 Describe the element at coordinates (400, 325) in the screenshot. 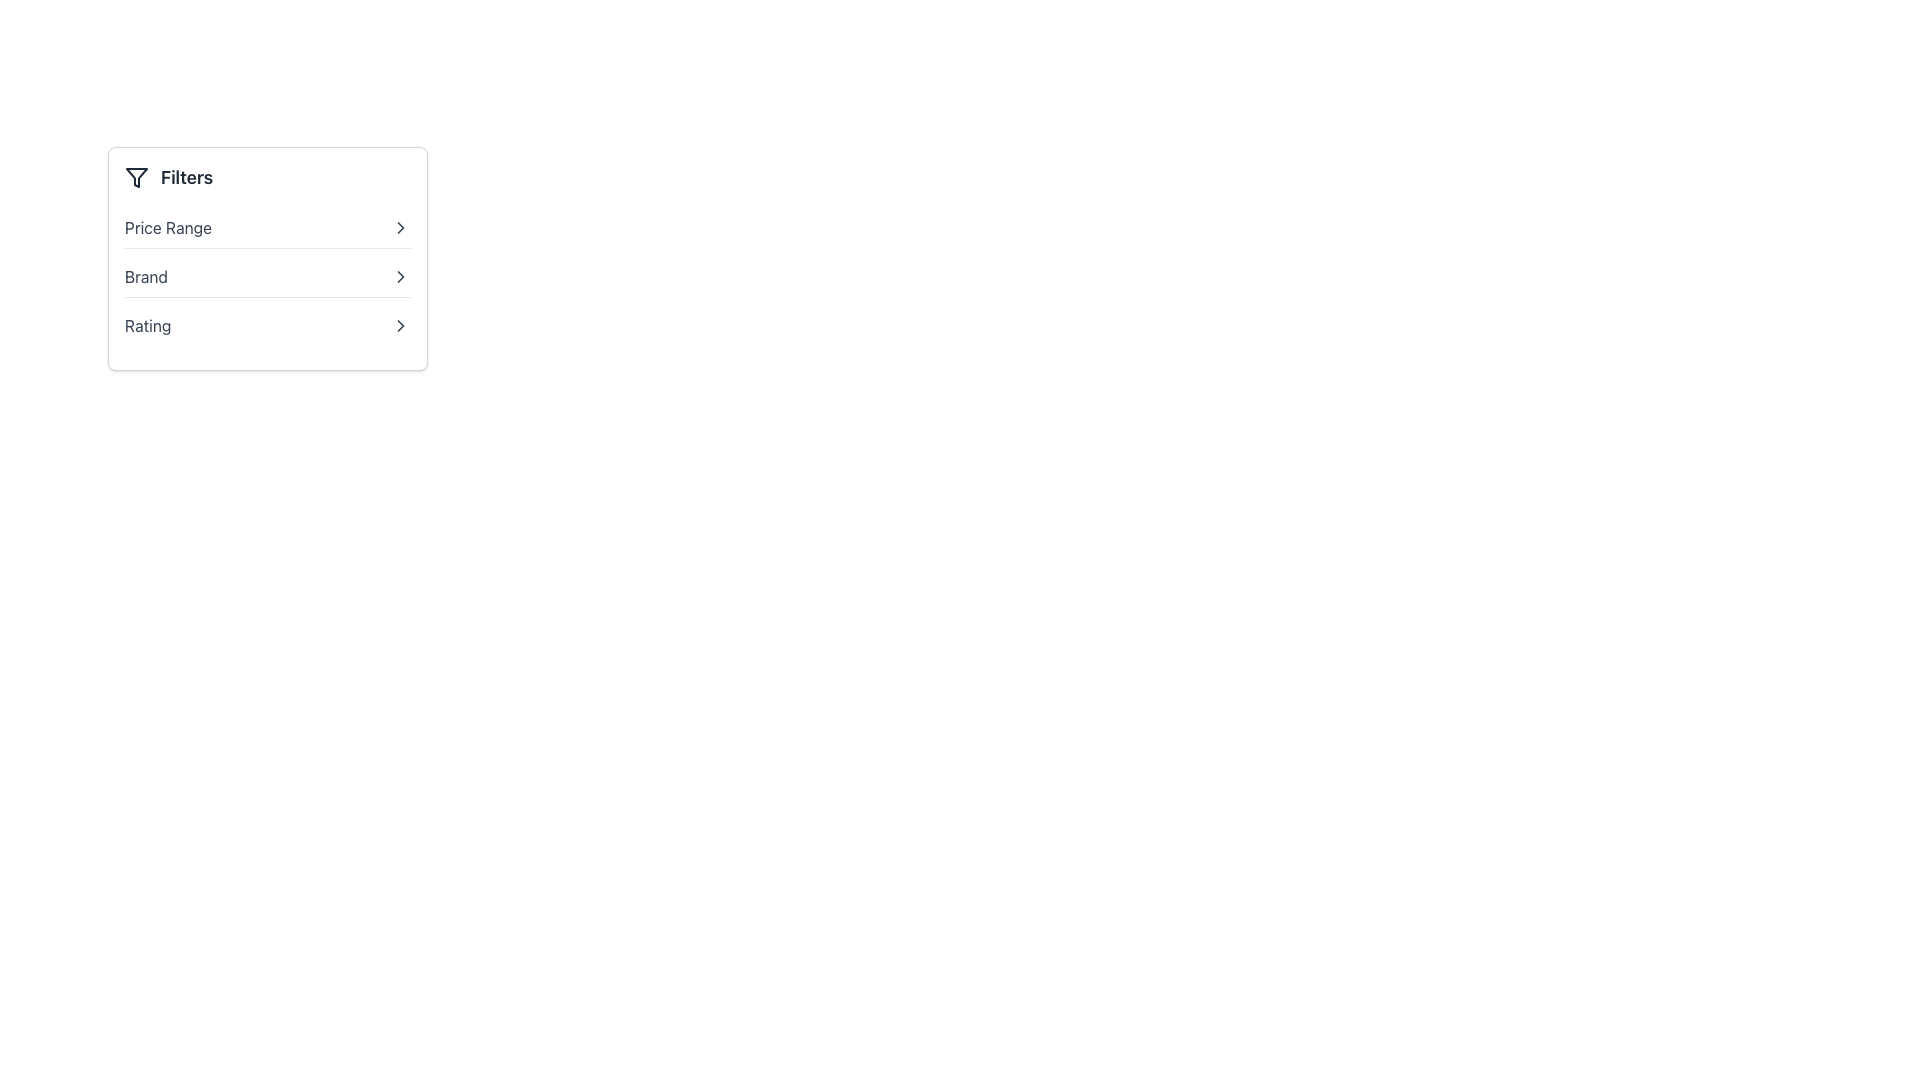

I see `the right-facing chevron arrow icon in the 'Rating' dropdown menu` at that location.